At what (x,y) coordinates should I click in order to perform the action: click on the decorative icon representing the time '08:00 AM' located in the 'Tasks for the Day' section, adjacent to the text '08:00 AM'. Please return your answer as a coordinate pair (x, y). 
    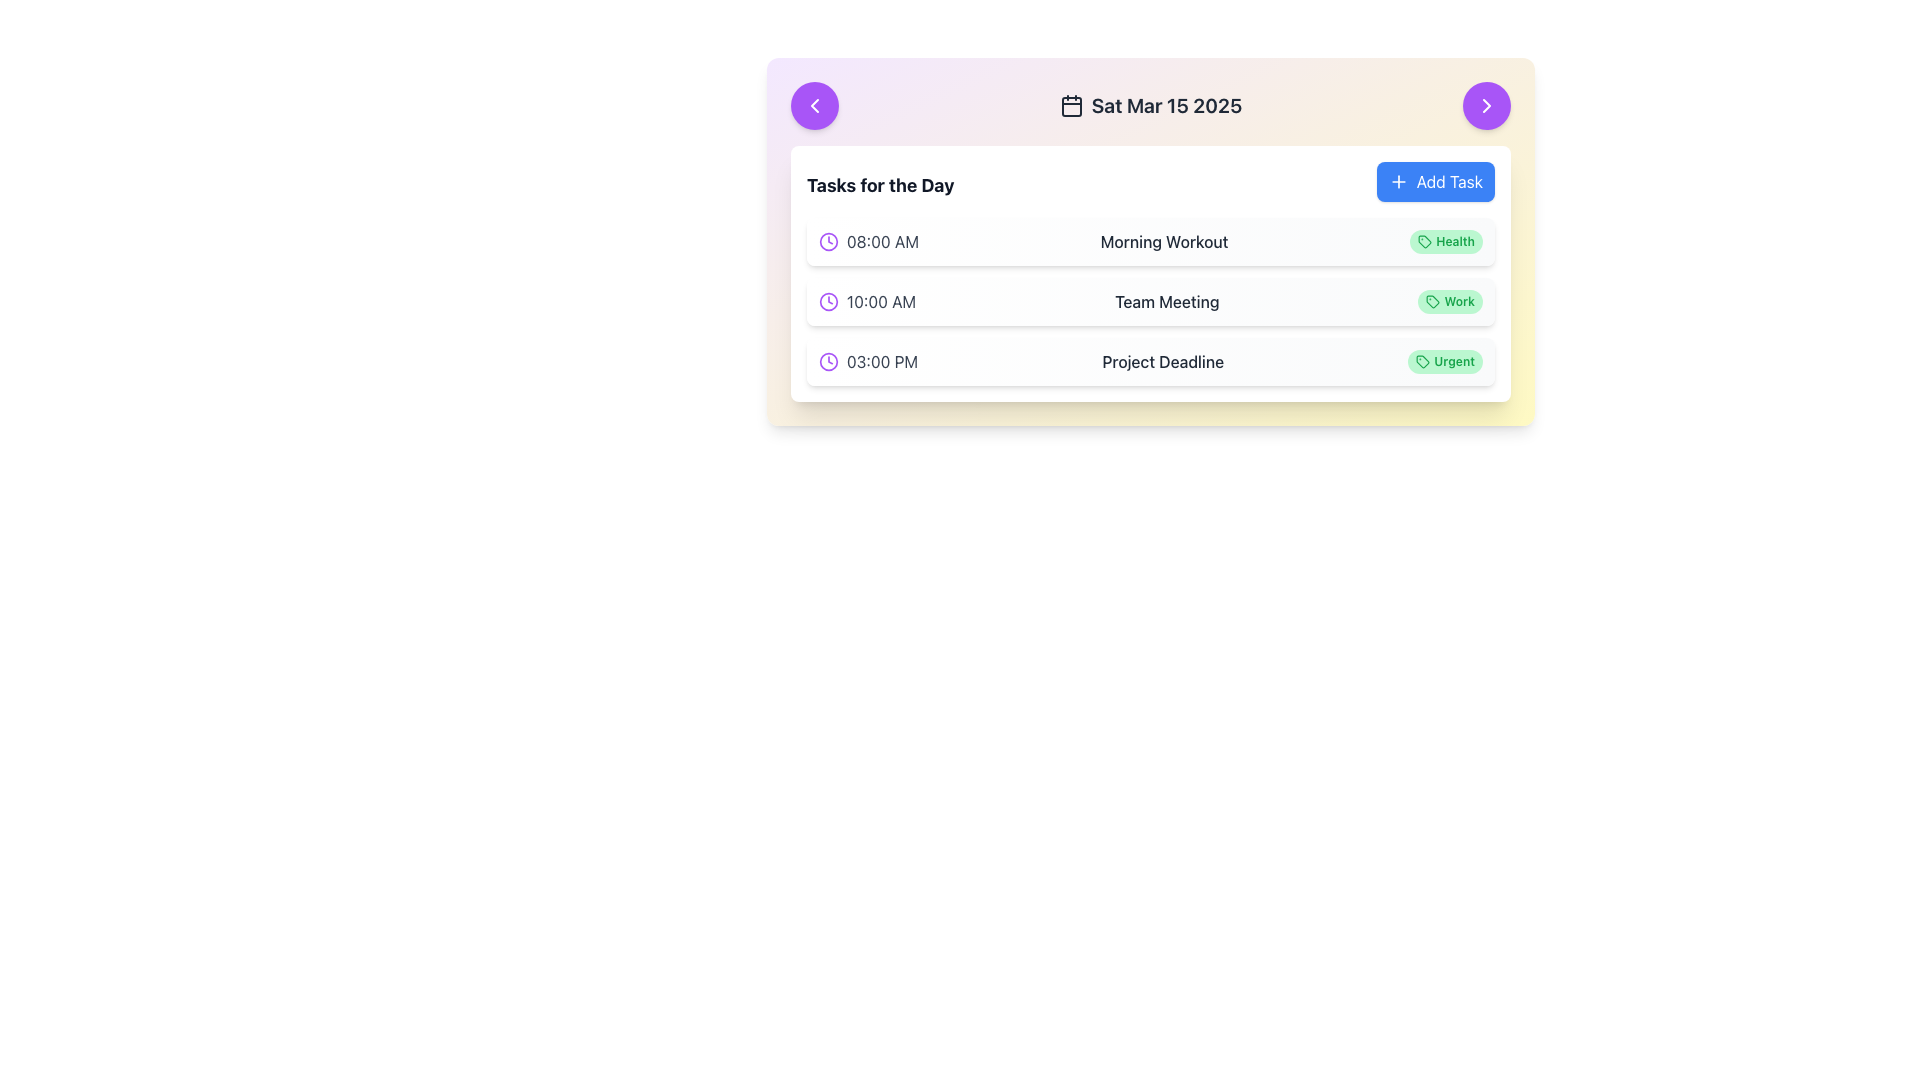
    Looking at the image, I should click on (829, 241).